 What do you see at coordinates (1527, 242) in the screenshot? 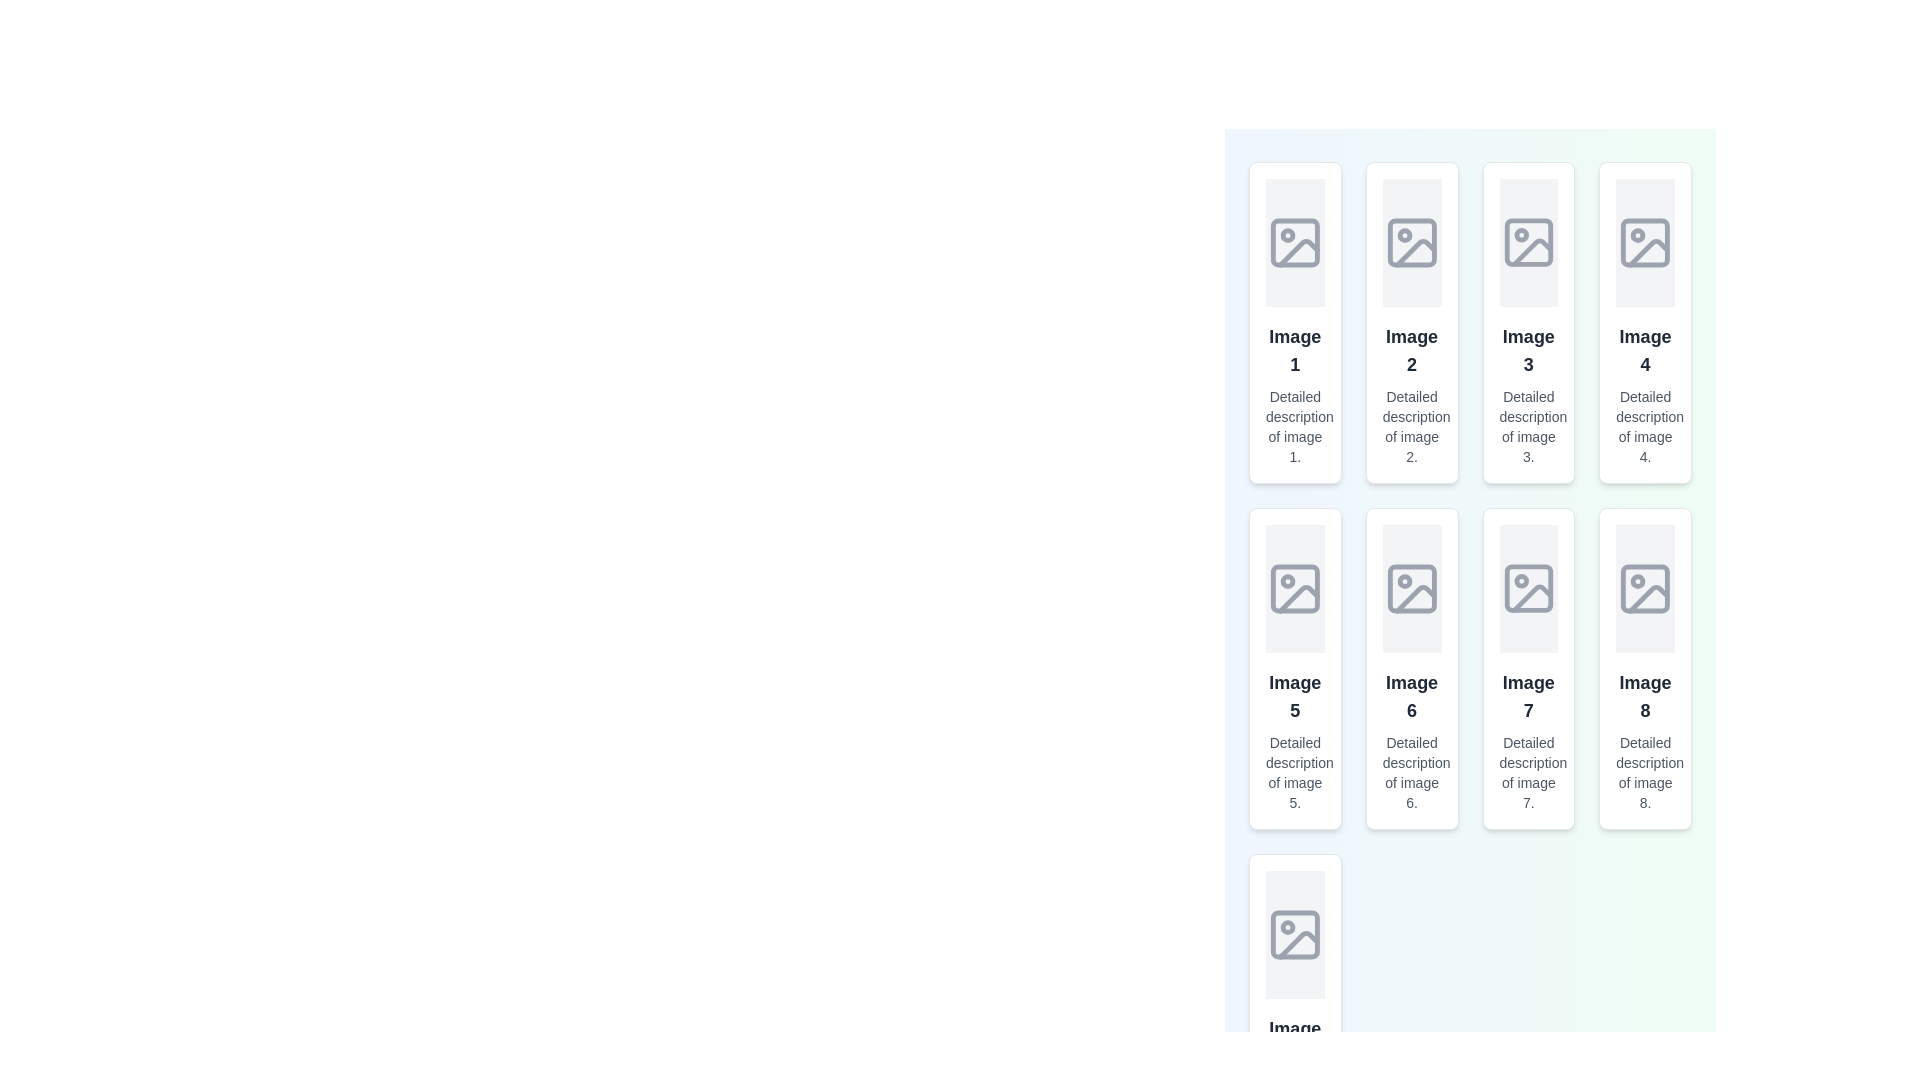
I see `the icon located in the third column of the grid layout, within the first row of image containers` at bounding box center [1527, 242].